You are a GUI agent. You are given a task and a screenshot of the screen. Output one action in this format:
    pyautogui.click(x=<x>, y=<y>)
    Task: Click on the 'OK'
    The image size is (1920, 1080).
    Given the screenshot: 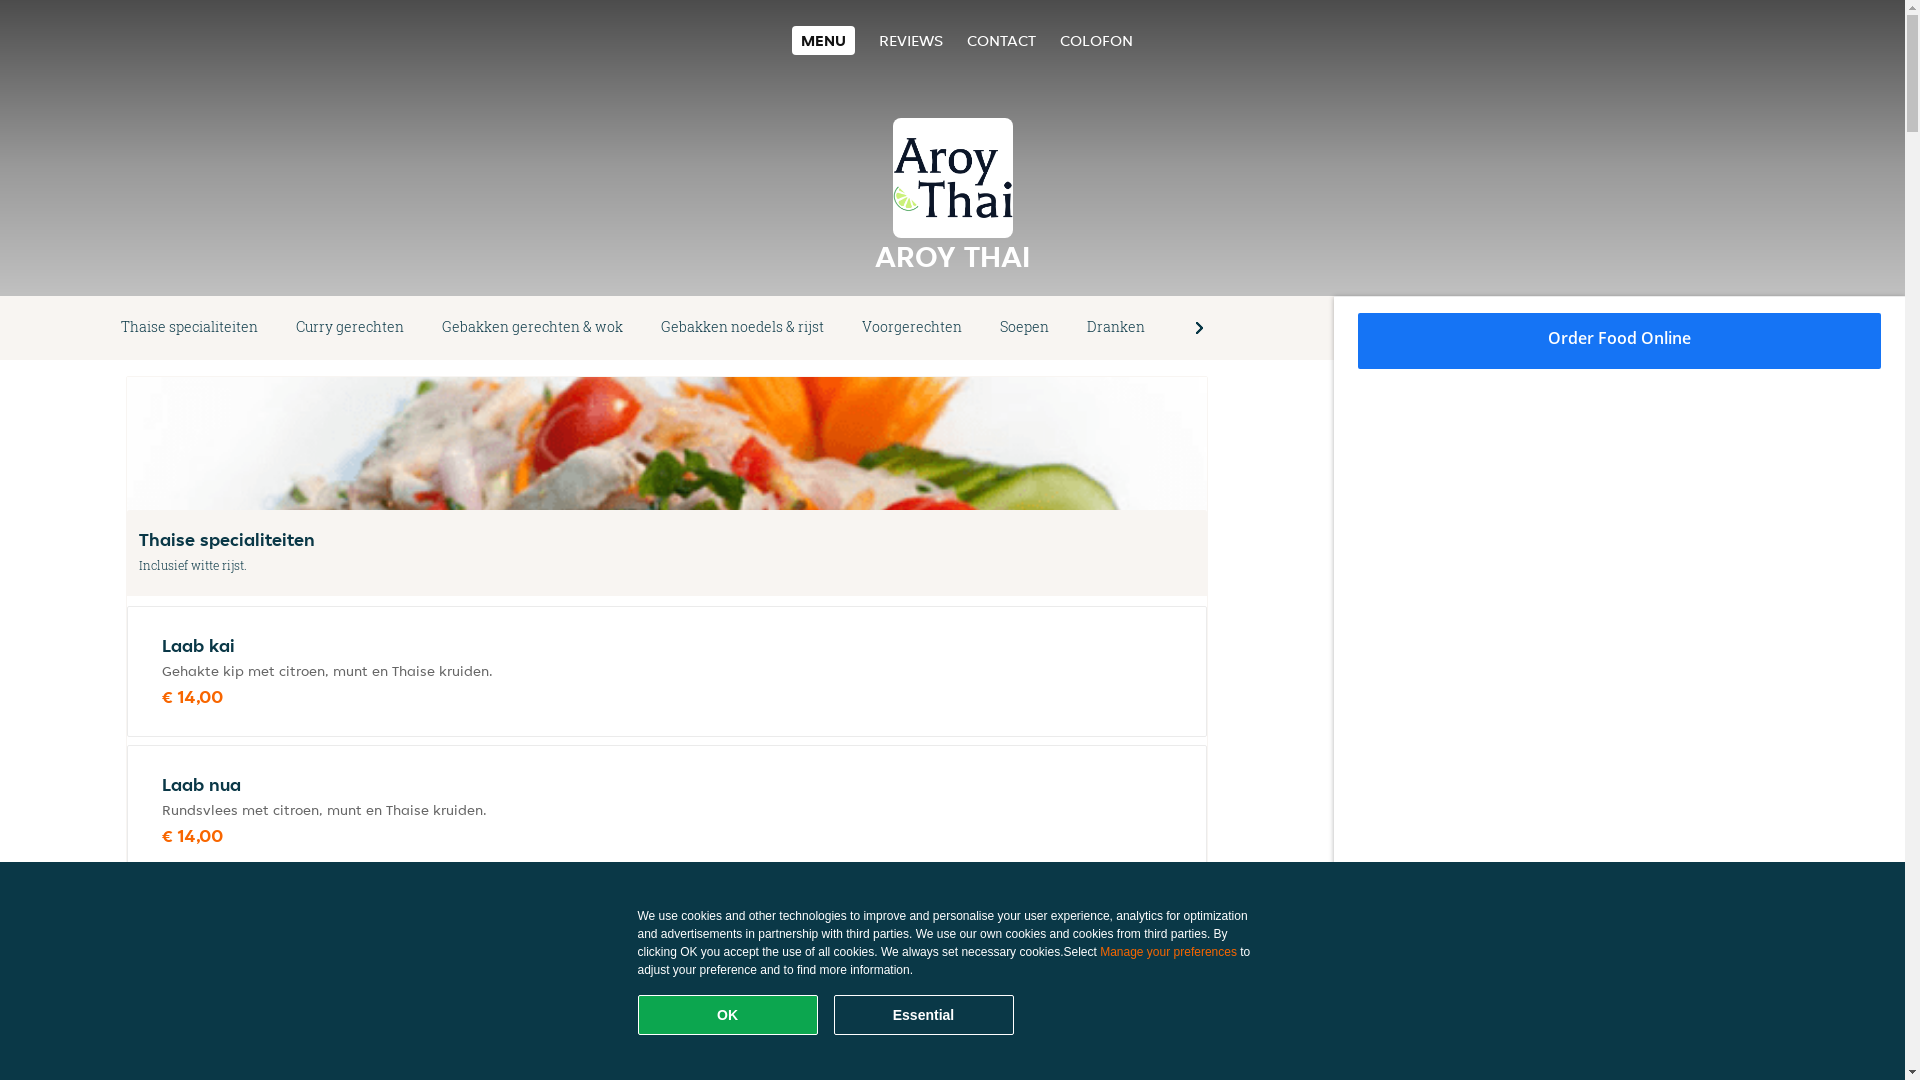 What is the action you would take?
    pyautogui.click(x=727, y=1014)
    